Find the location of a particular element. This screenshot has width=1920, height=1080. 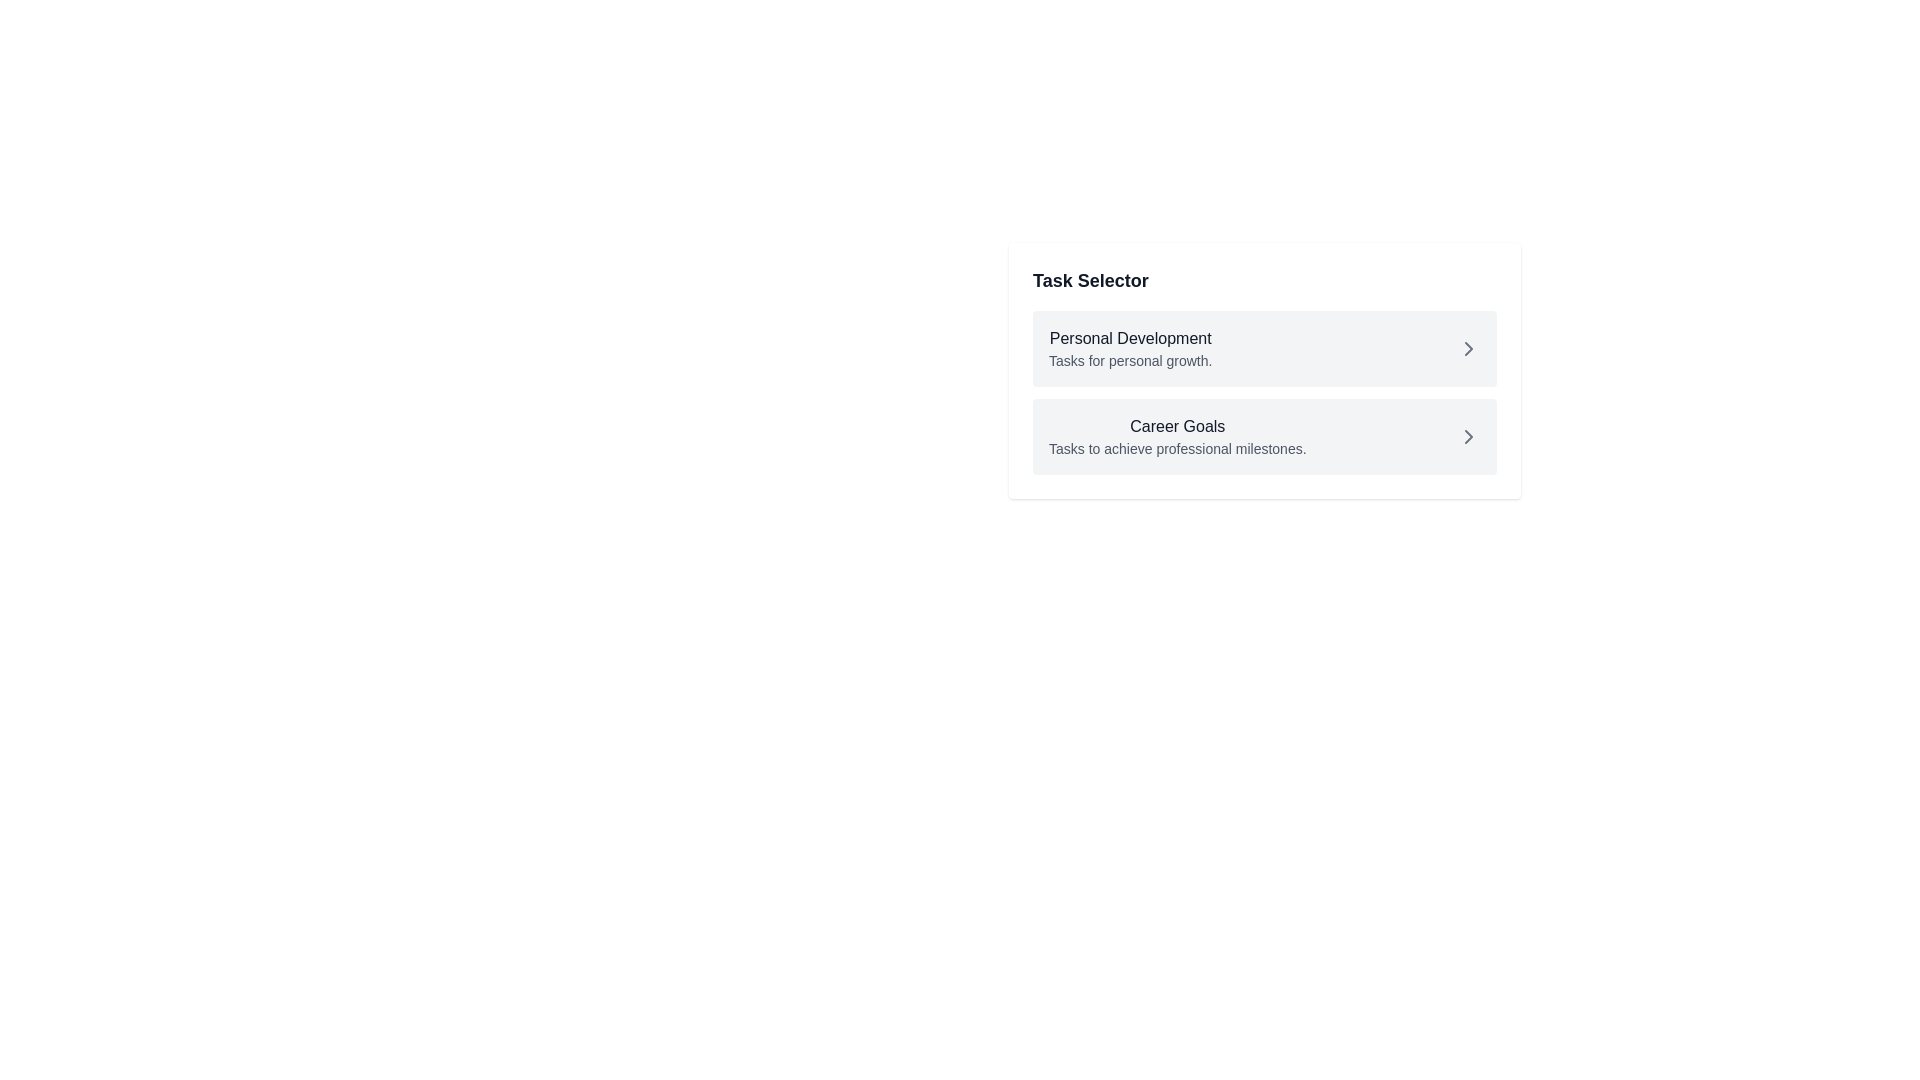

the navigational indicator icon located at the far right of the 'Personal Development' section is located at coordinates (1468, 347).